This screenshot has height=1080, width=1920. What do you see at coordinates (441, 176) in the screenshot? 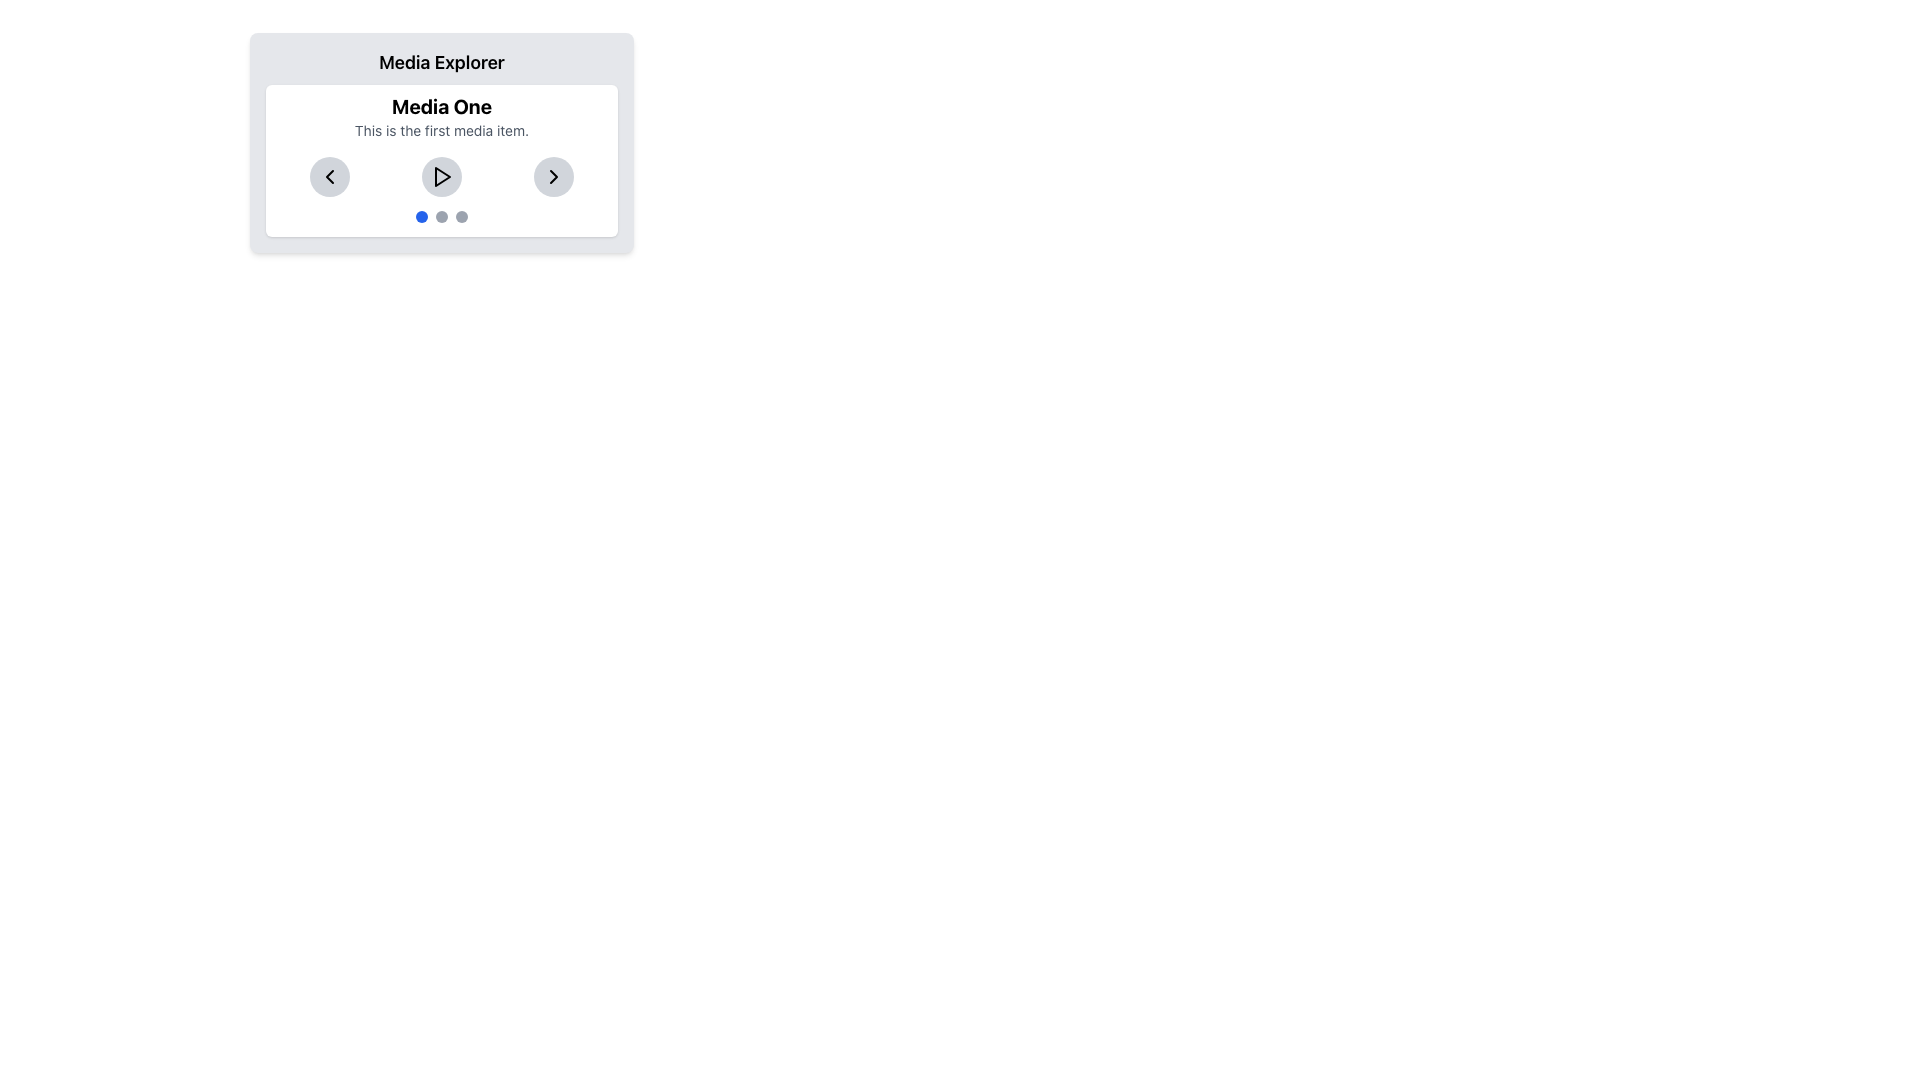
I see `the triangular play icon in the Media Explorer interface` at bounding box center [441, 176].